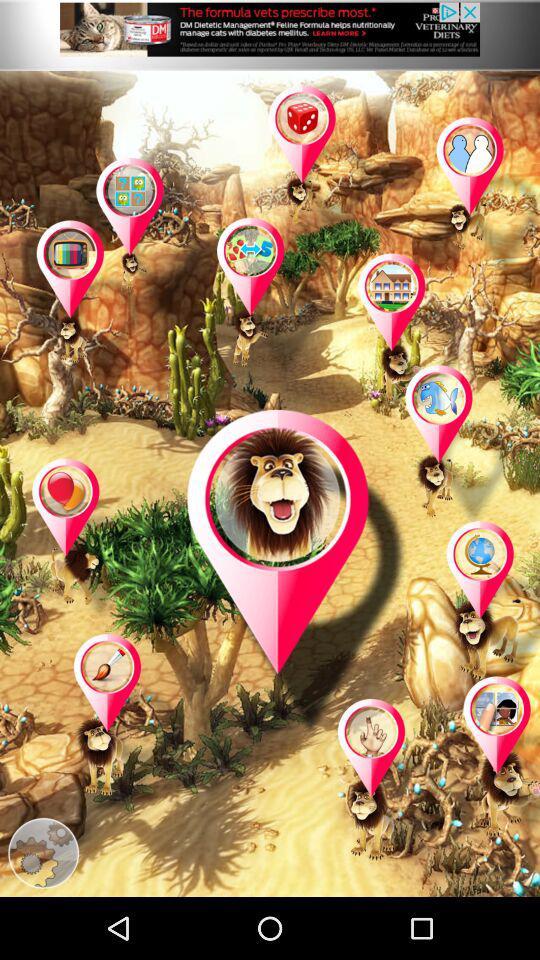 This screenshot has width=540, height=960. Describe the element at coordinates (149, 239) in the screenshot. I see `location` at that location.